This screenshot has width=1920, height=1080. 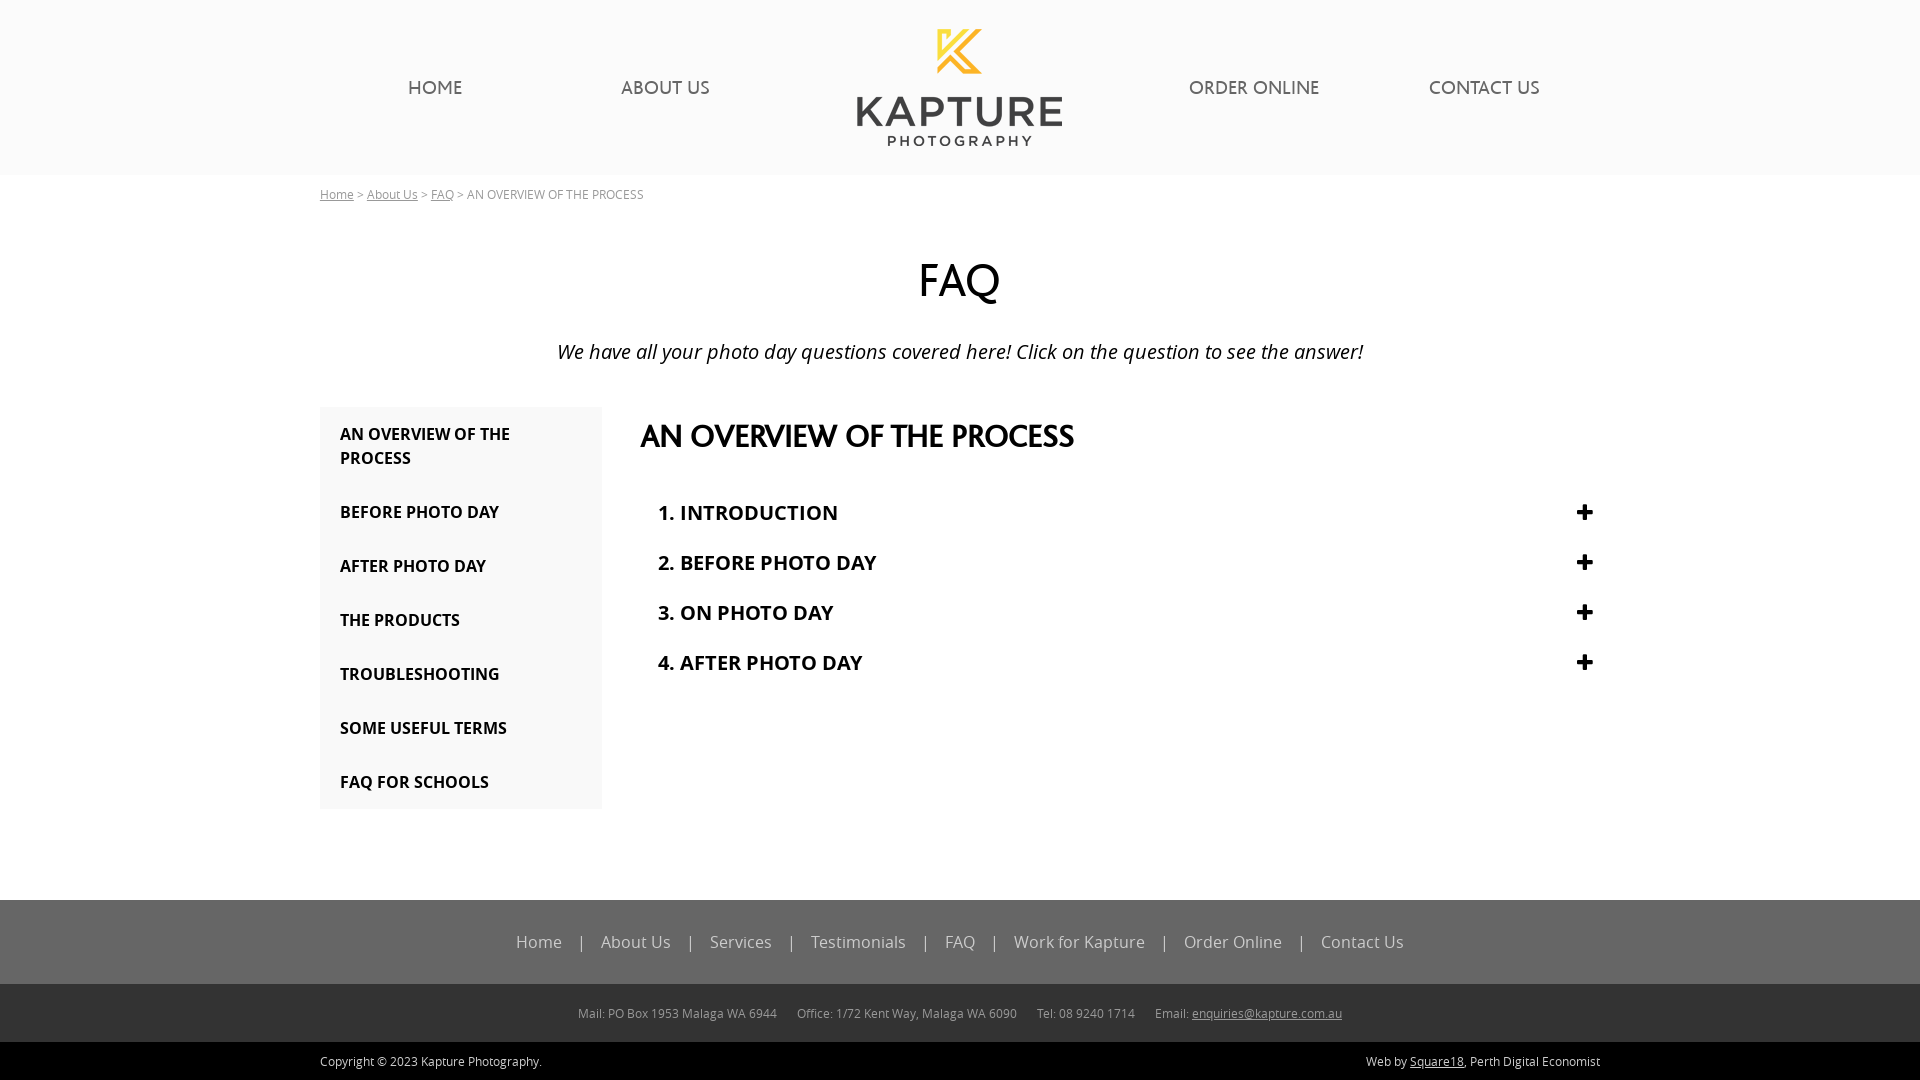 I want to click on 'TROUBLESHOOTING', so click(x=459, y=674).